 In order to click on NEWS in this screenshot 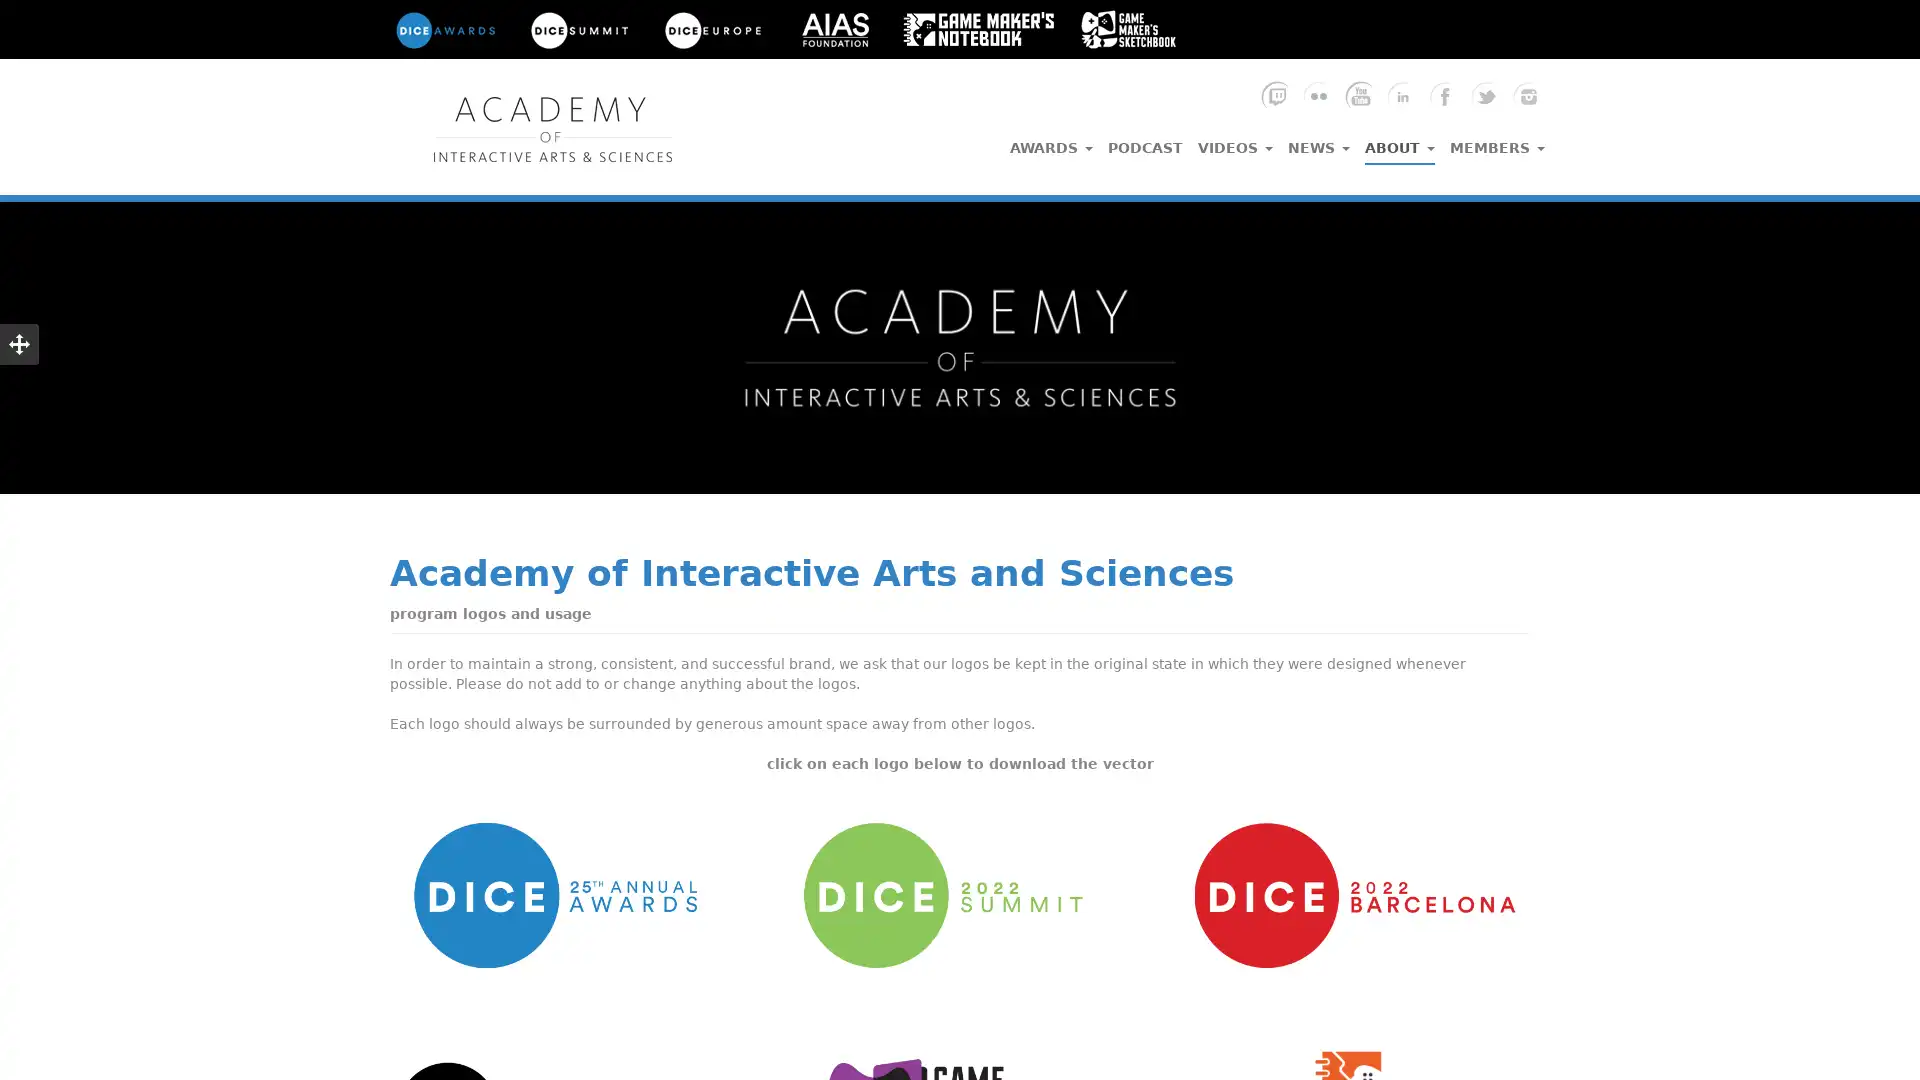, I will do `click(1319, 141)`.